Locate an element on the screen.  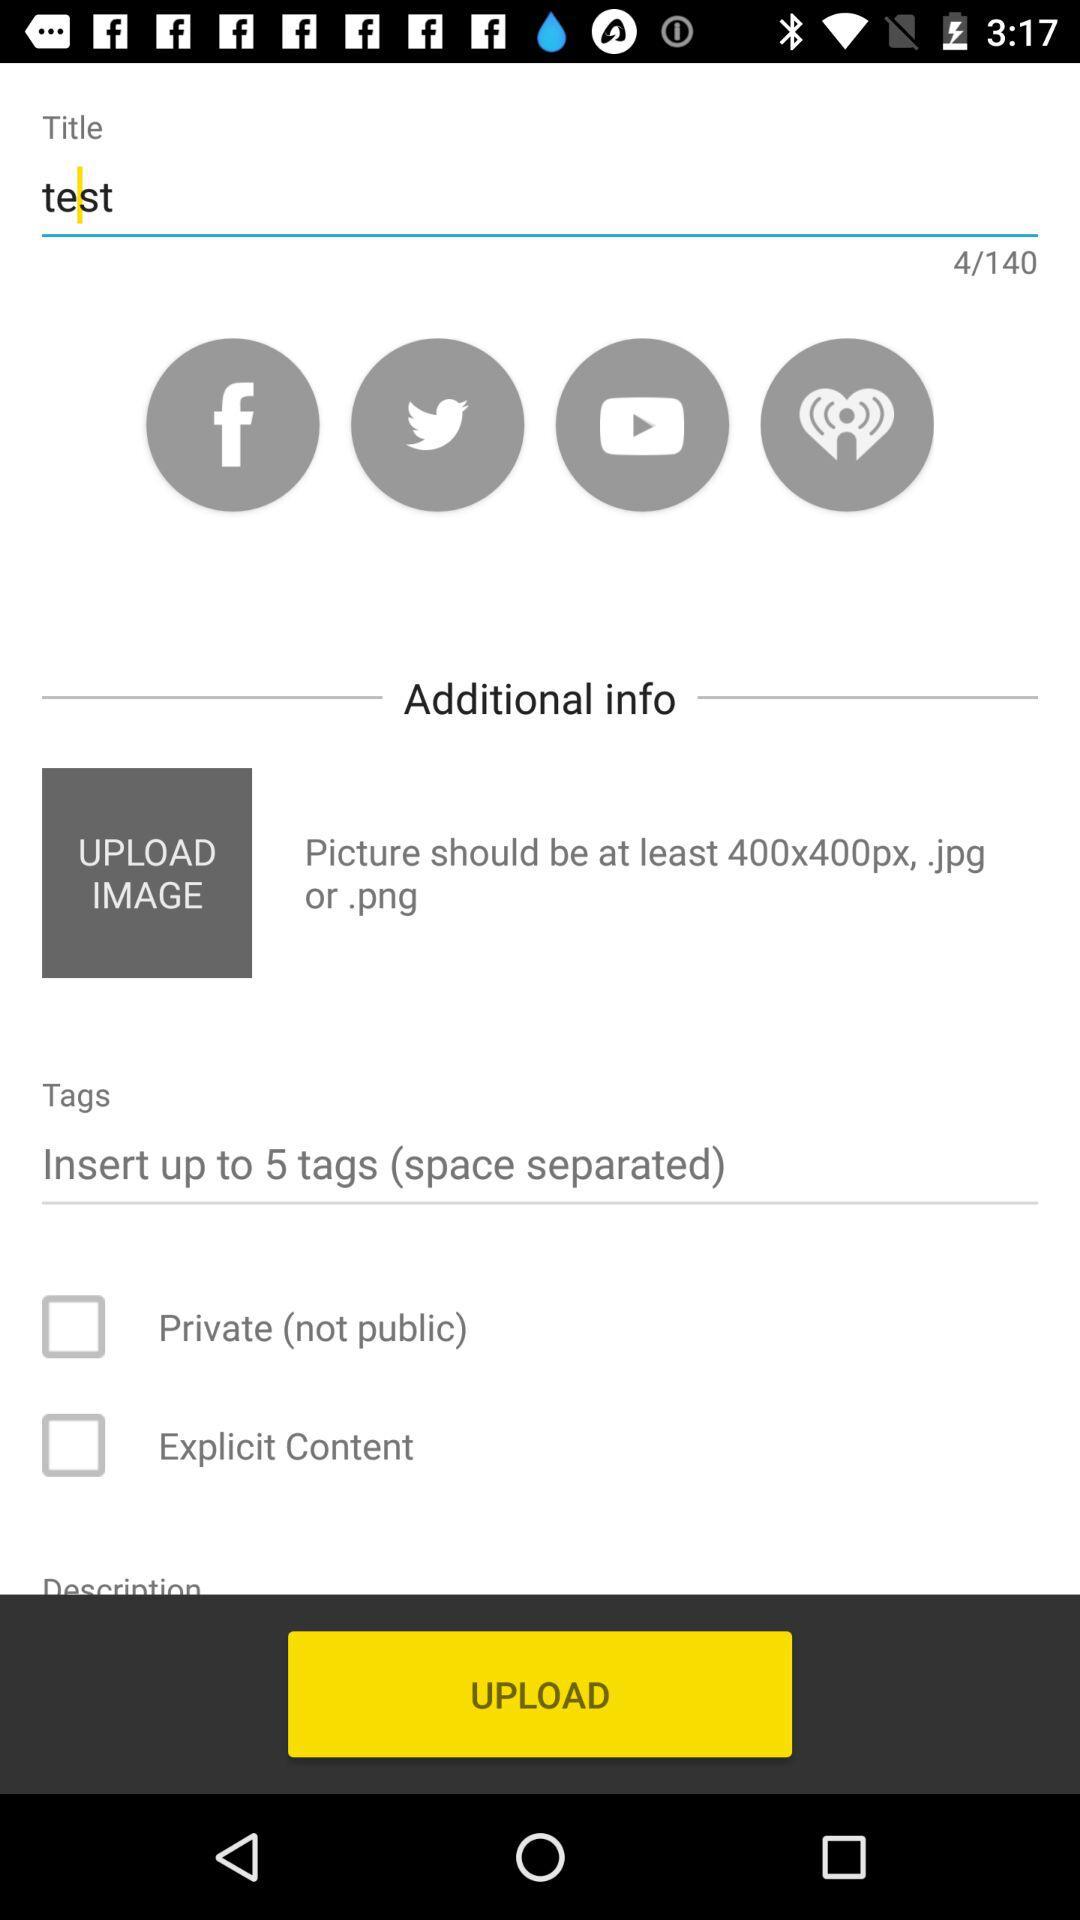
checkbox for selecting private is located at coordinates (86, 1326).